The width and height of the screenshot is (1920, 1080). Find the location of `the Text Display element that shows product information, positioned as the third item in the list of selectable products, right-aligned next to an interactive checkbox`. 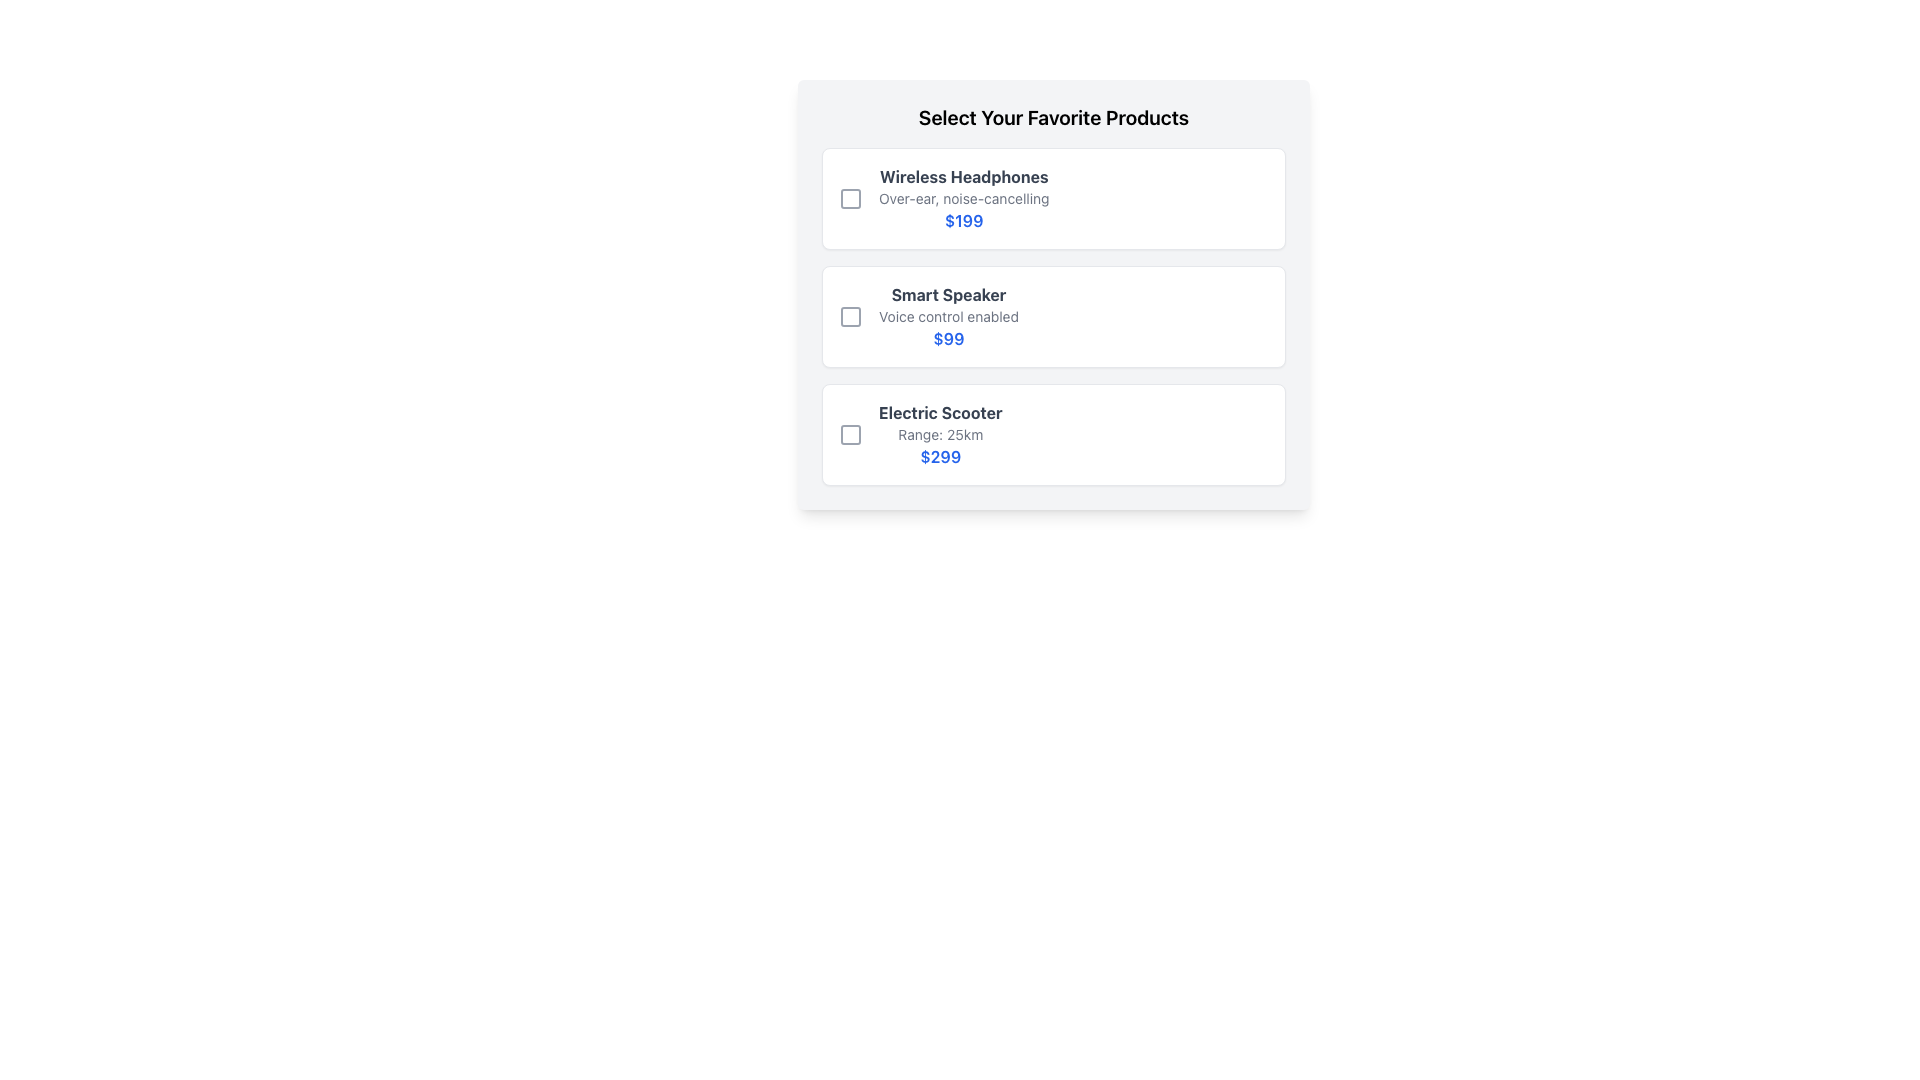

the Text Display element that shows product information, positioned as the third item in the list of selectable products, right-aligned next to an interactive checkbox is located at coordinates (939, 434).